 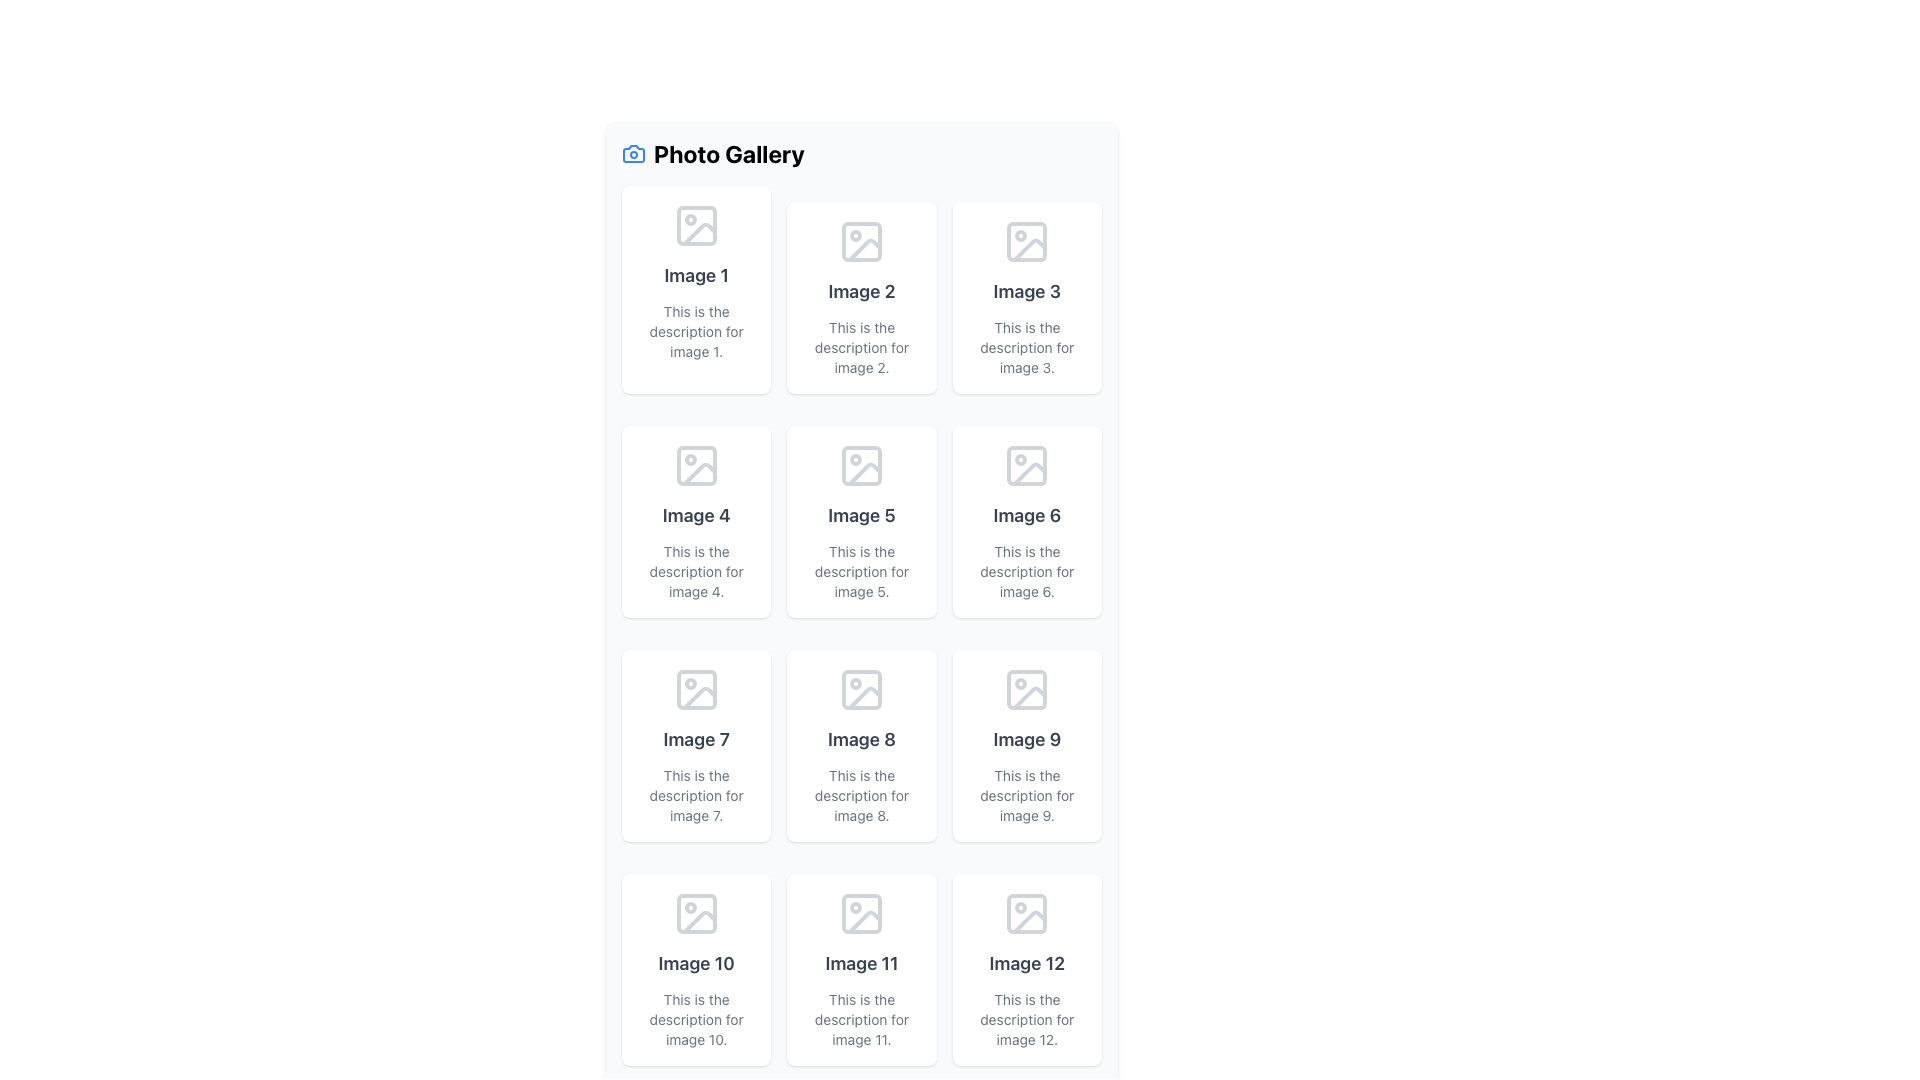 What do you see at coordinates (1027, 520) in the screenshot?
I see `the Content Card in the second row, third column of the photo gallery, which displays thumbnails and descriptions of images` at bounding box center [1027, 520].